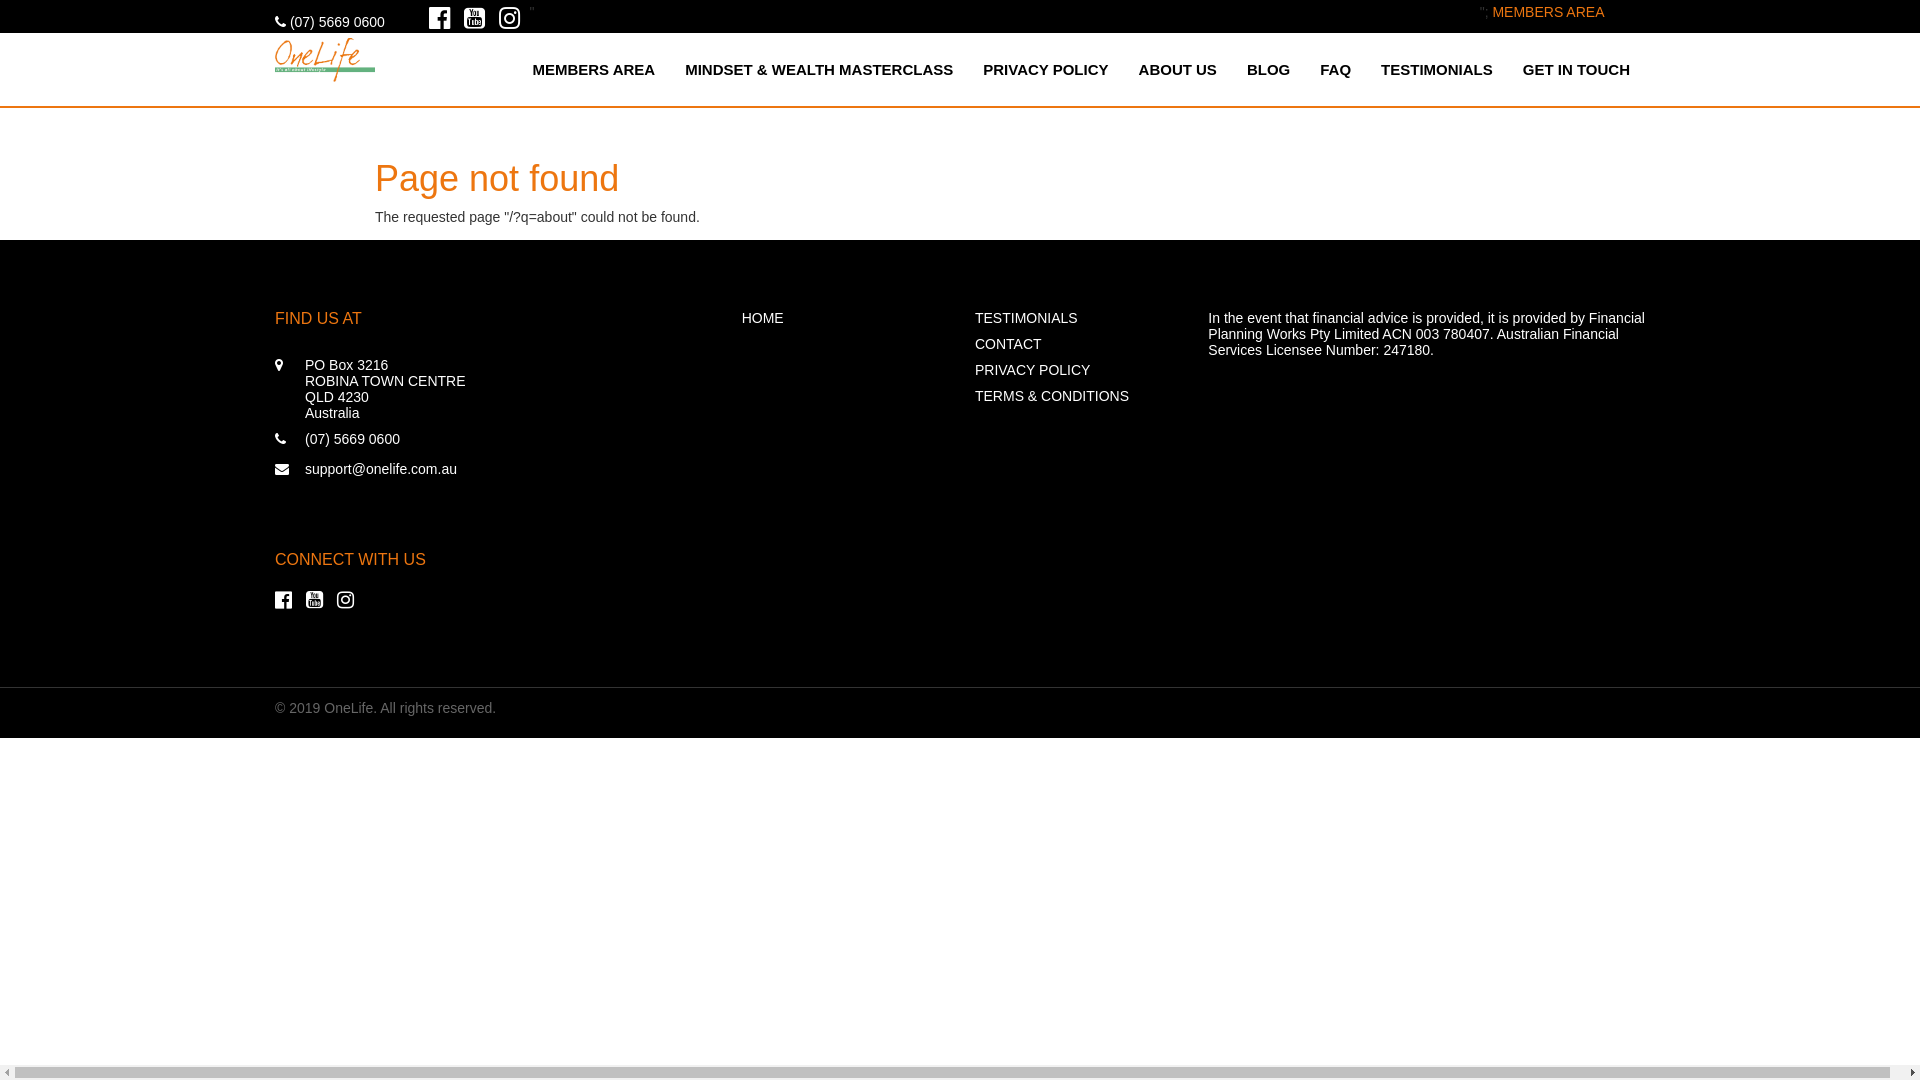 The height and width of the screenshot is (1080, 1920). I want to click on 'MEMBERS AREA', so click(592, 68).